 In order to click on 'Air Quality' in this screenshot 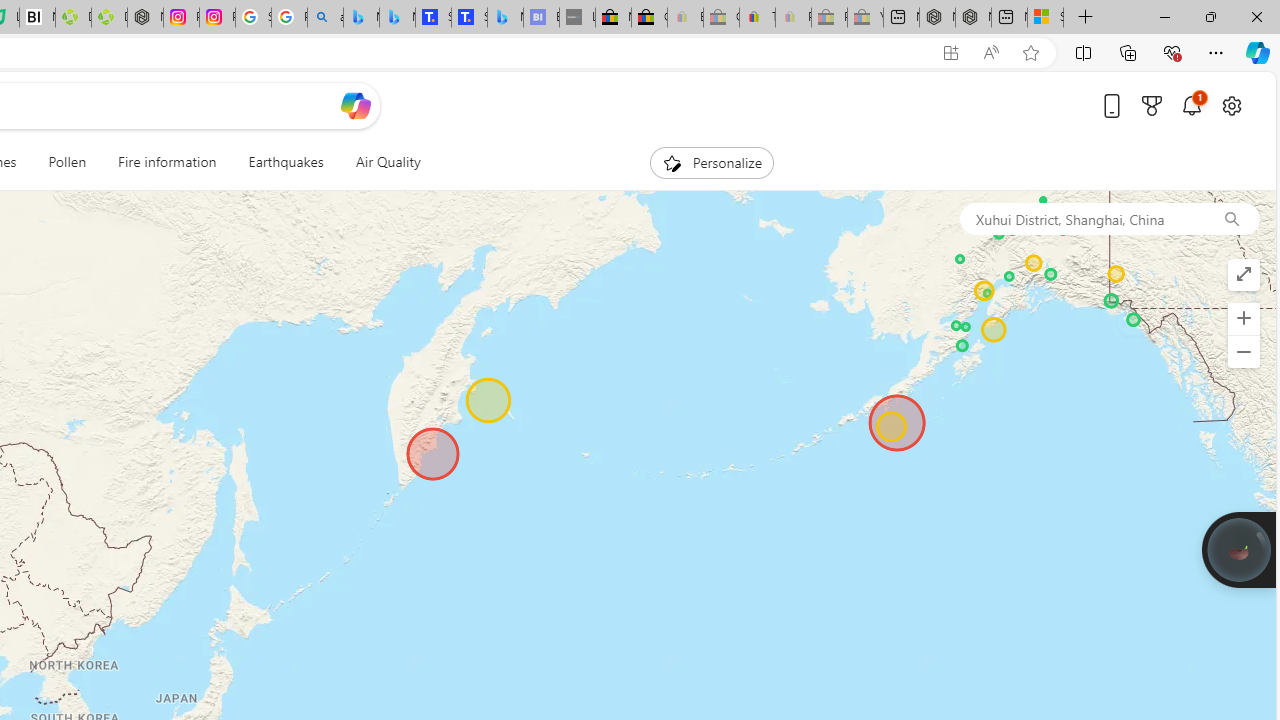, I will do `click(387, 162)`.